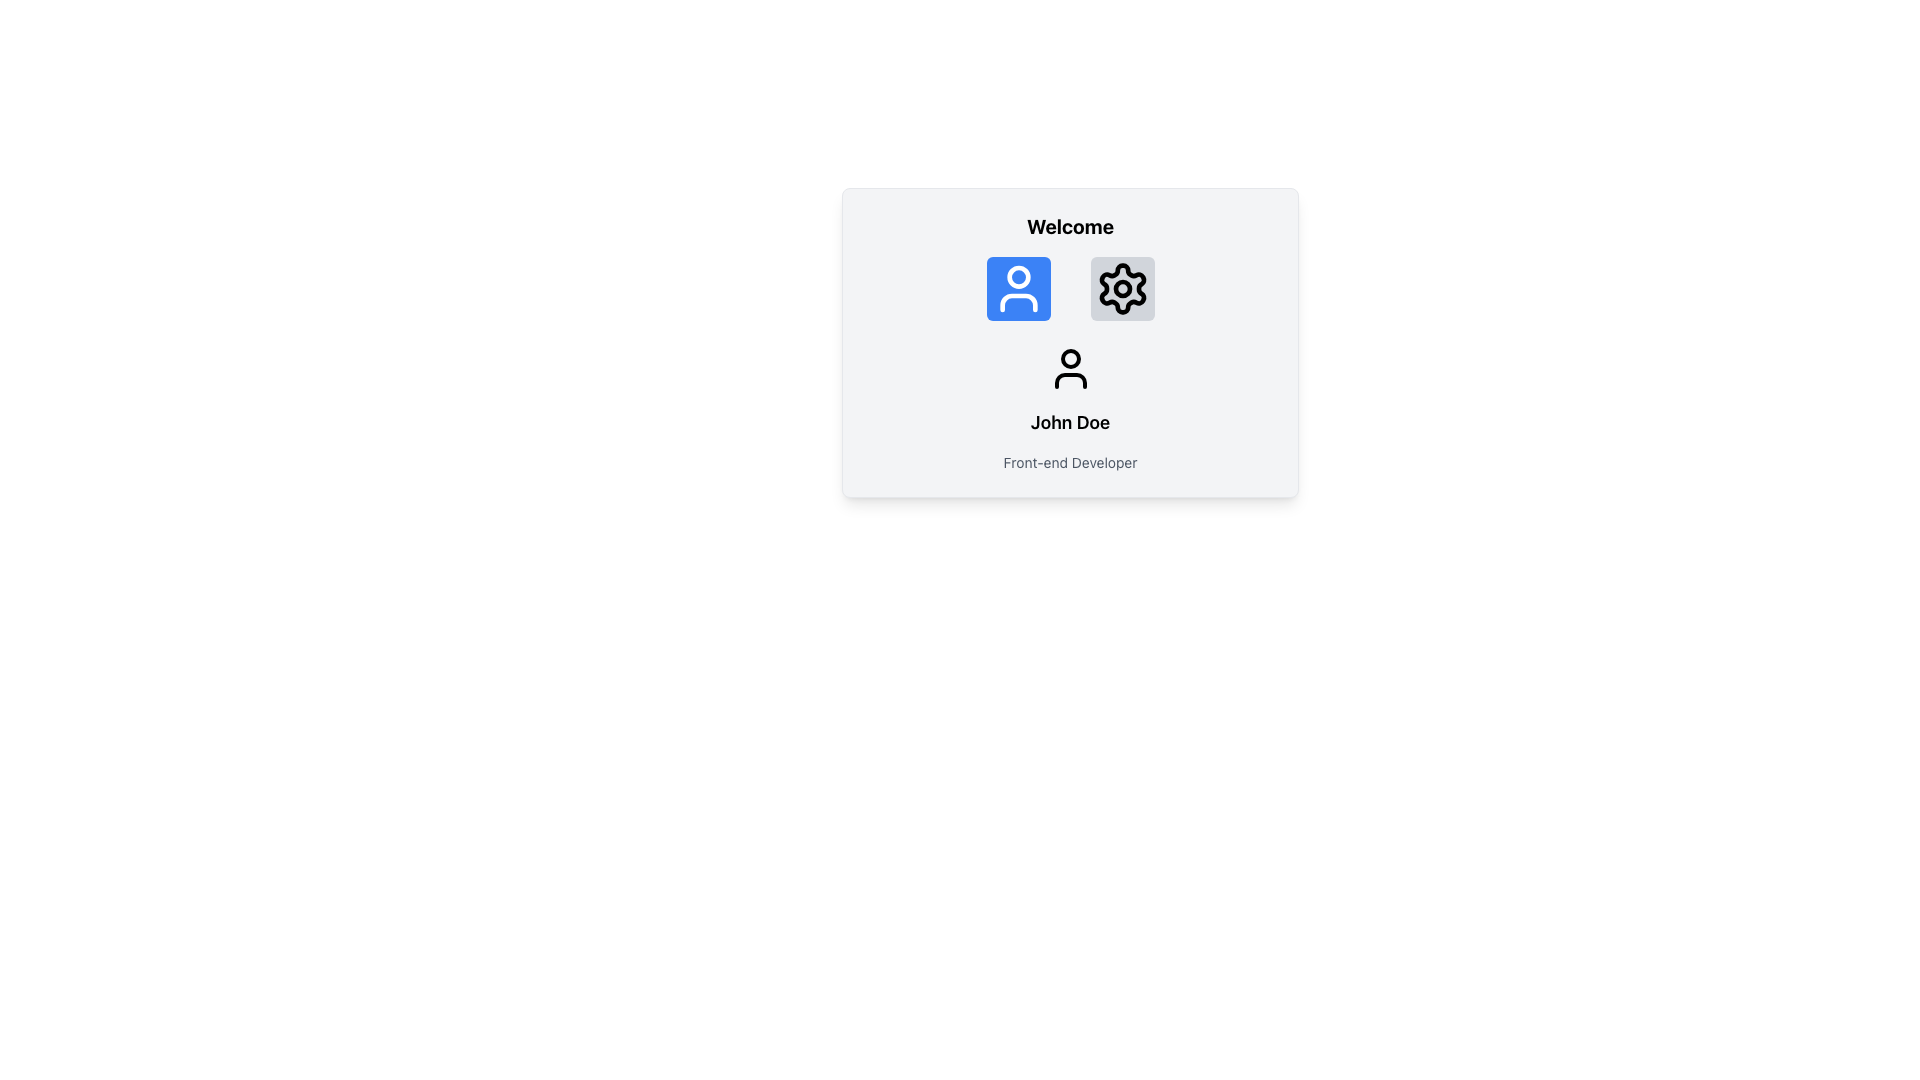 The height and width of the screenshot is (1080, 1920). Describe the element at coordinates (1069, 369) in the screenshot. I see `the person icon which is visually represented in a black outline style and is located above the text 'John Doe'` at that location.